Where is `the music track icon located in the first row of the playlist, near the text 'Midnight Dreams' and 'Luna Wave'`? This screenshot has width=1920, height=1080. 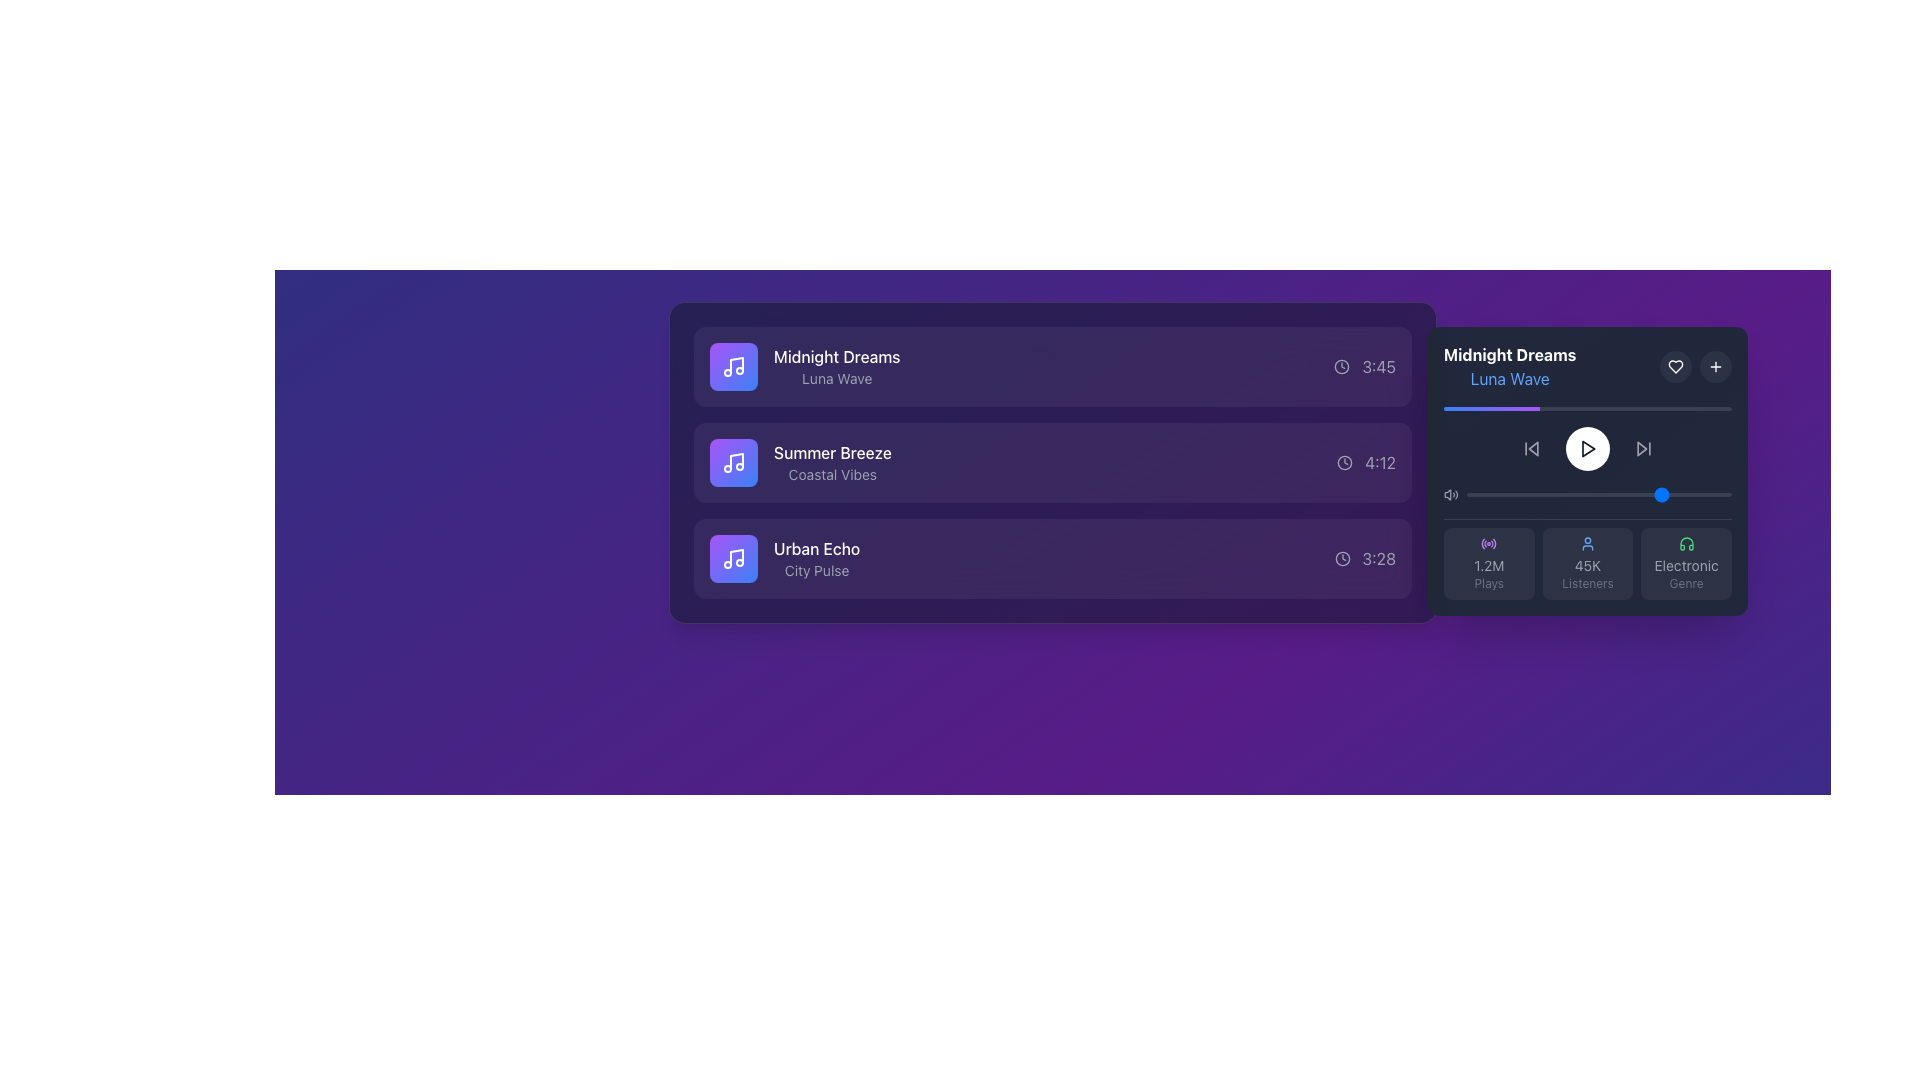 the music track icon located in the first row of the playlist, near the text 'Midnight Dreams' and 'Luna Wave' is located at coordinates (733, 366).